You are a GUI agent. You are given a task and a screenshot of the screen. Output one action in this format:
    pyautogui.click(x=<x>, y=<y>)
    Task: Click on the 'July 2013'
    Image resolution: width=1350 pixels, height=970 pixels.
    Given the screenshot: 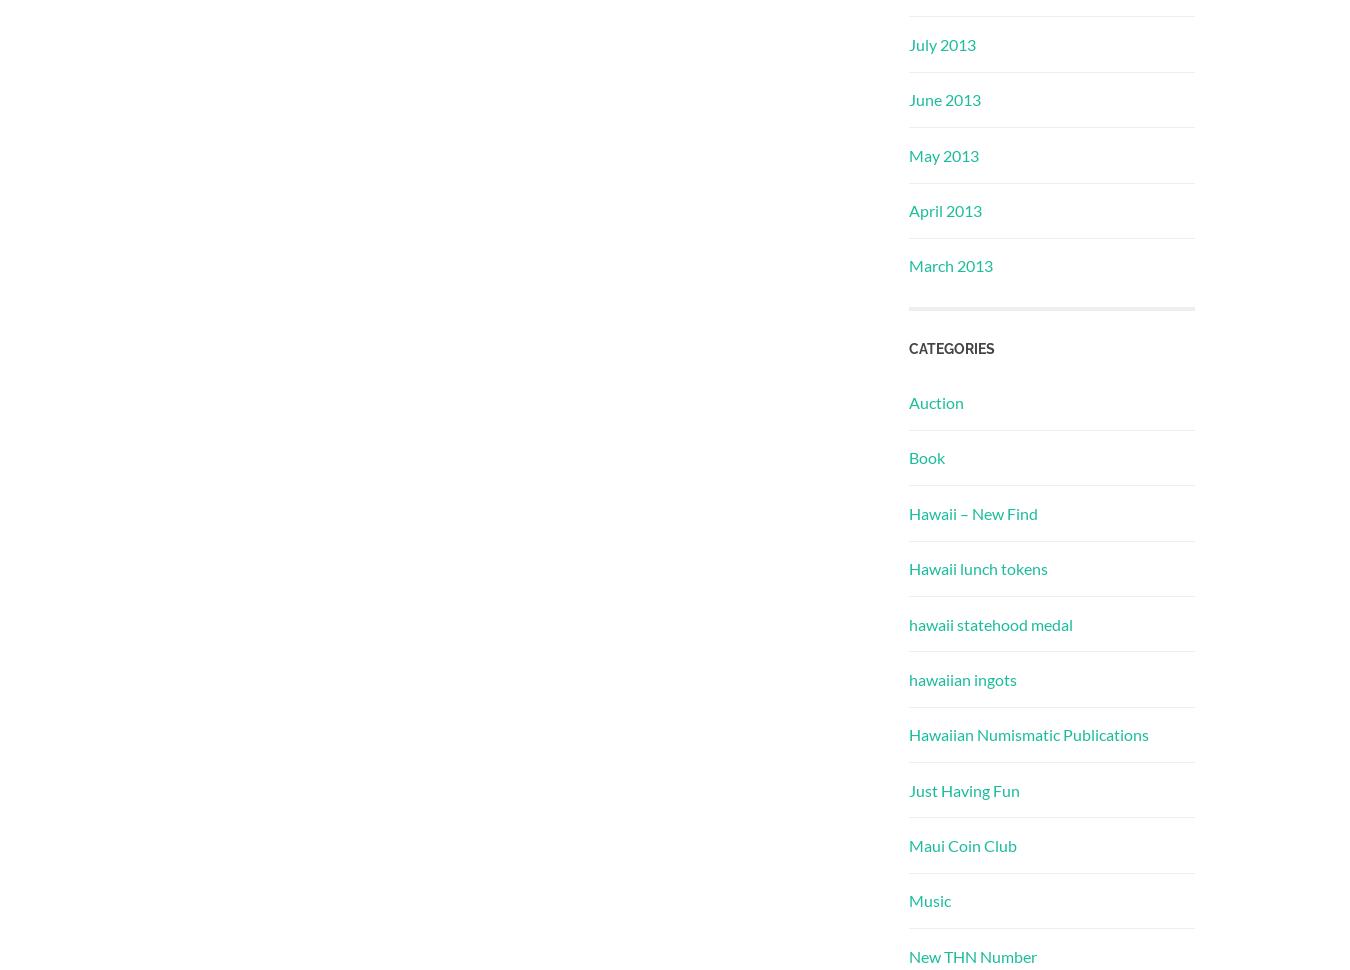 What is the action you would take?
    pyautogui.click(x=941, y=43)
    